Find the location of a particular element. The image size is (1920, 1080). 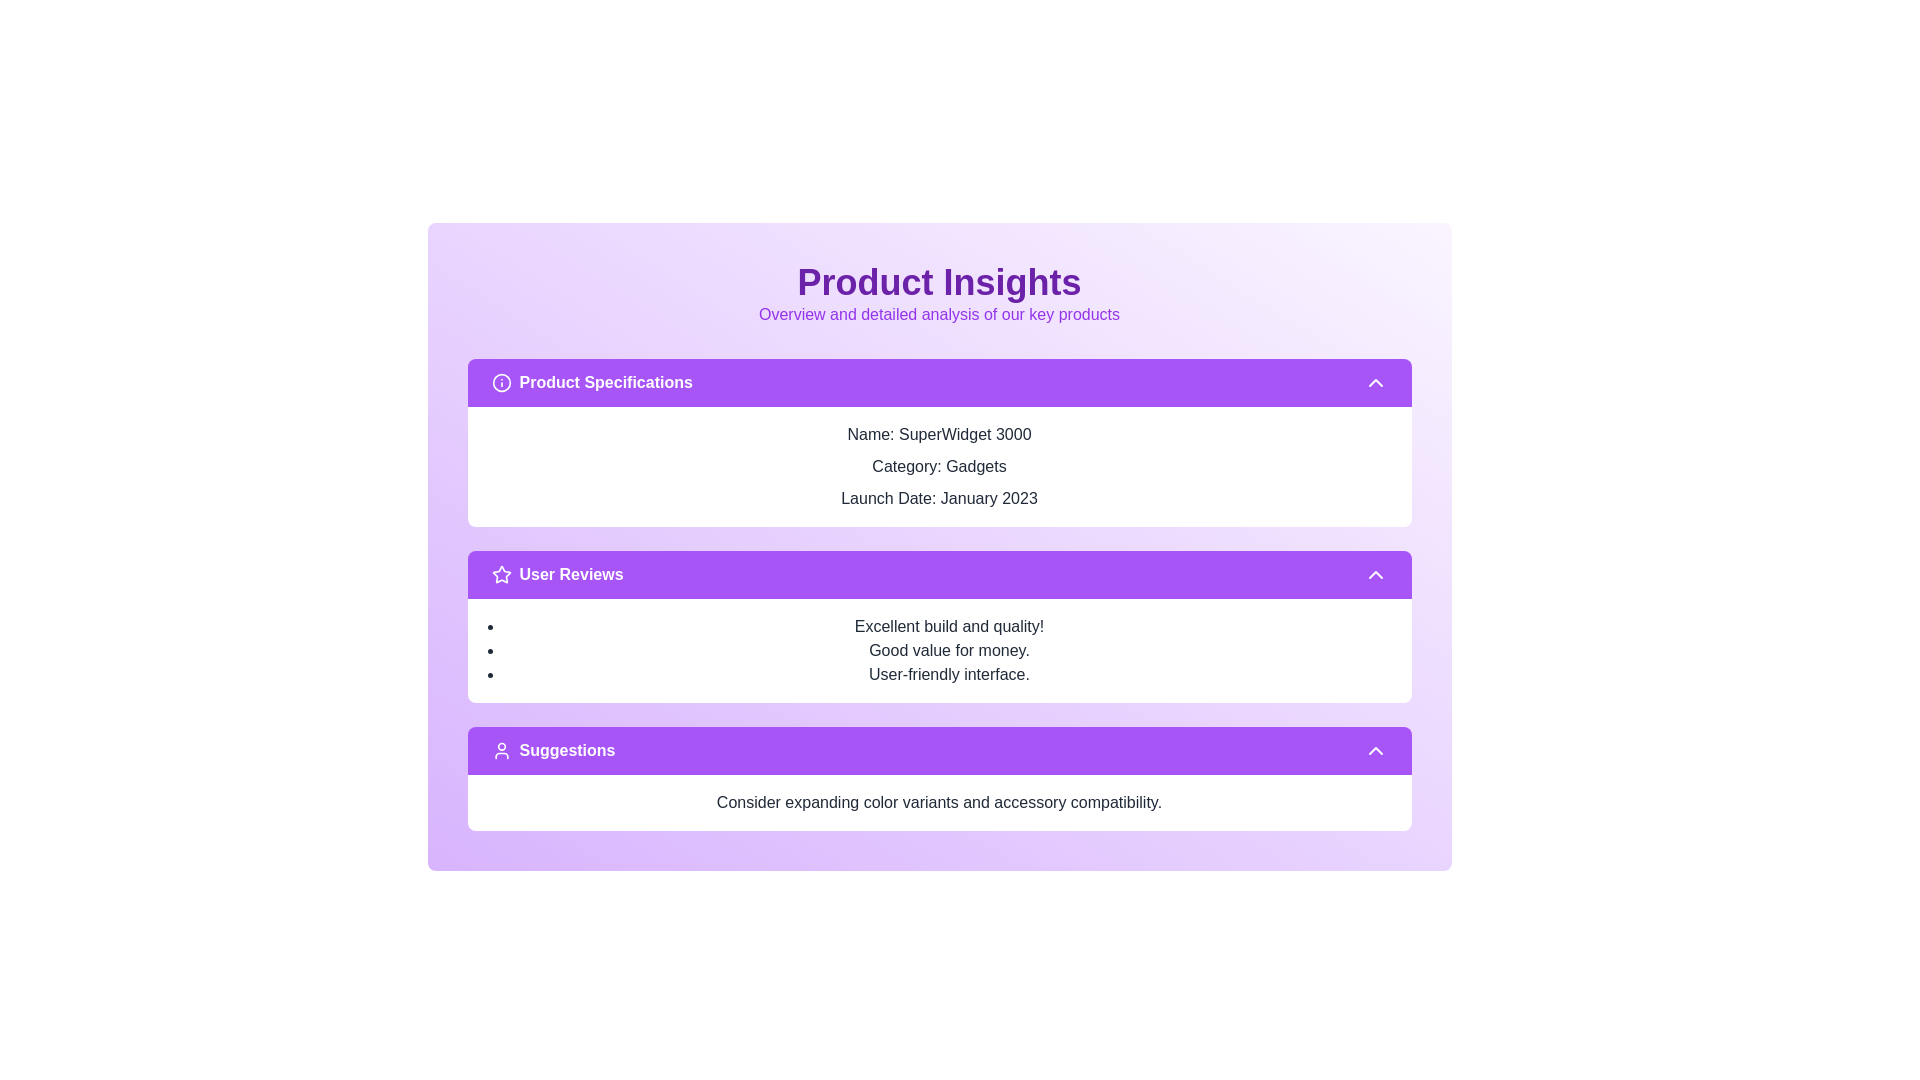

the 'Product Specifications' label header to potentially reveal tooltips related to the info icon beside it is located at coordinates (591, 382).